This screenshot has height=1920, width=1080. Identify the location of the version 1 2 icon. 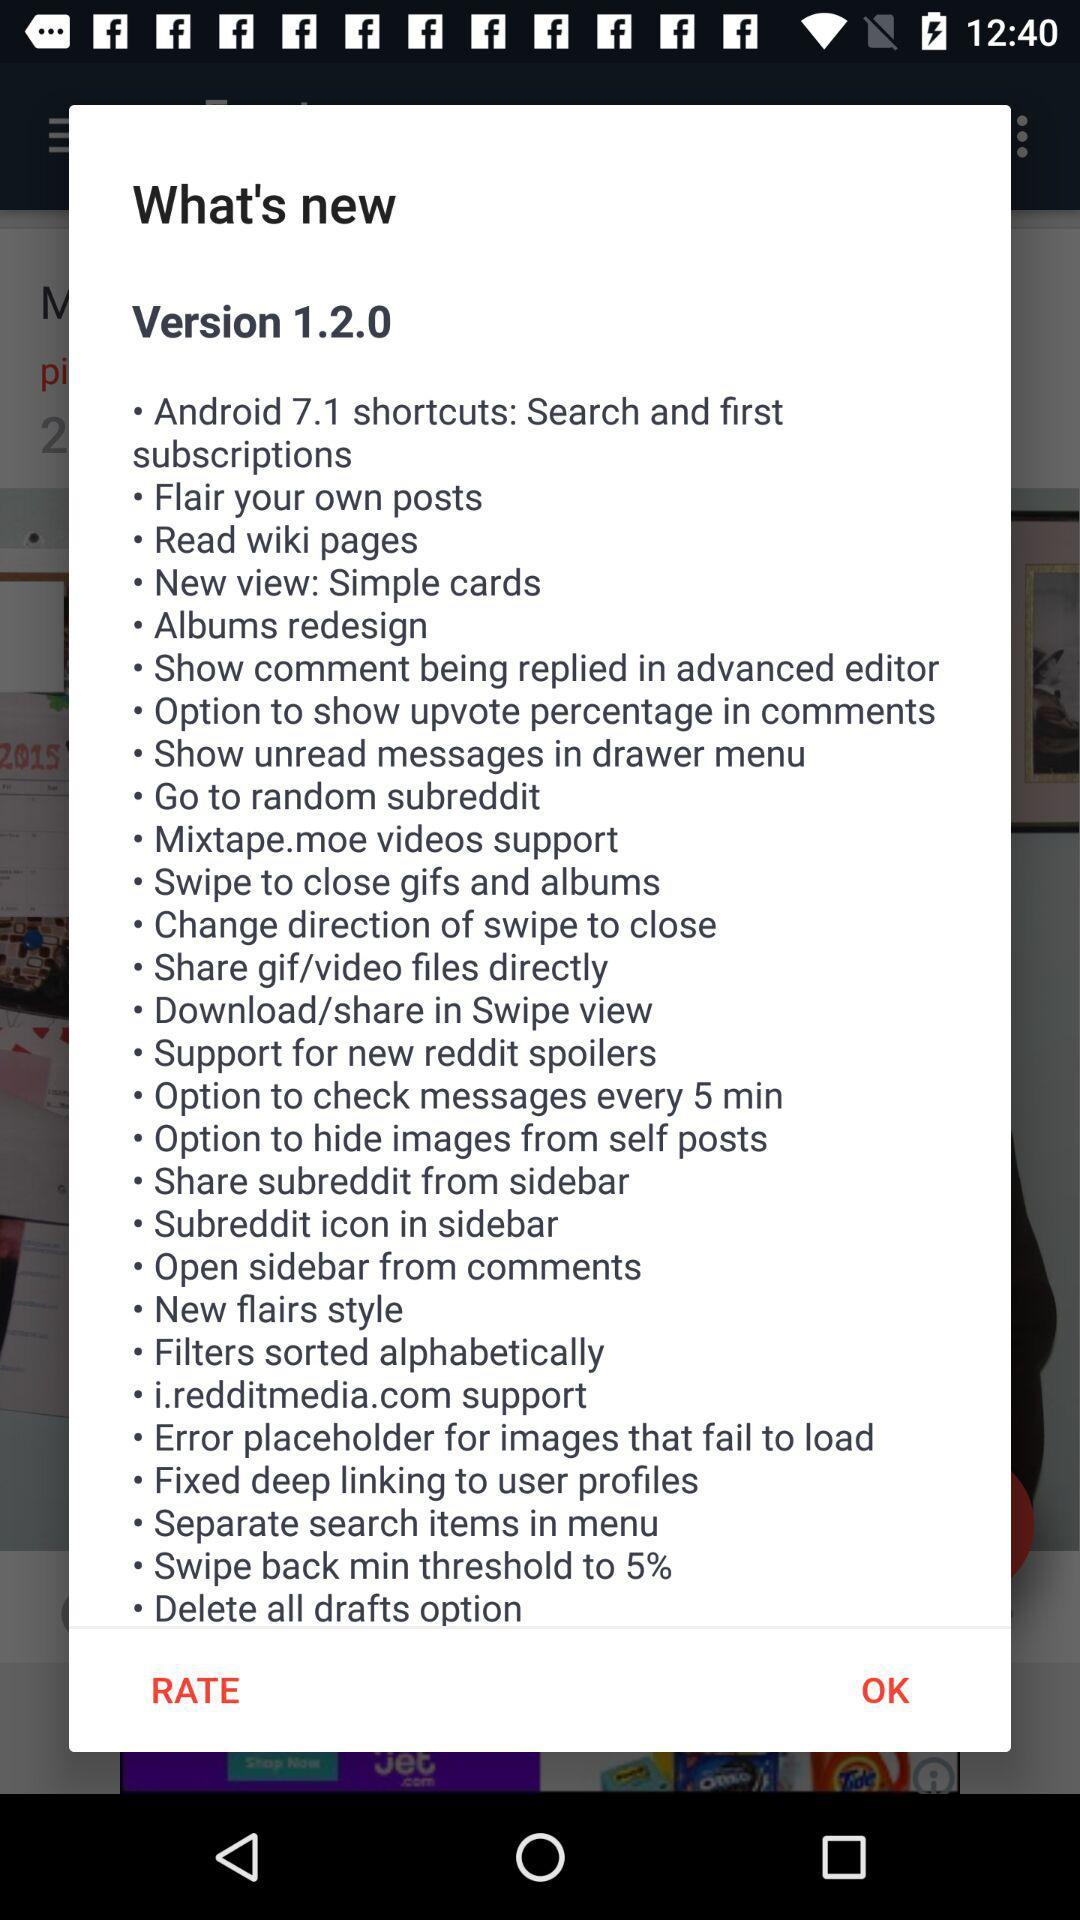
(540, 957).